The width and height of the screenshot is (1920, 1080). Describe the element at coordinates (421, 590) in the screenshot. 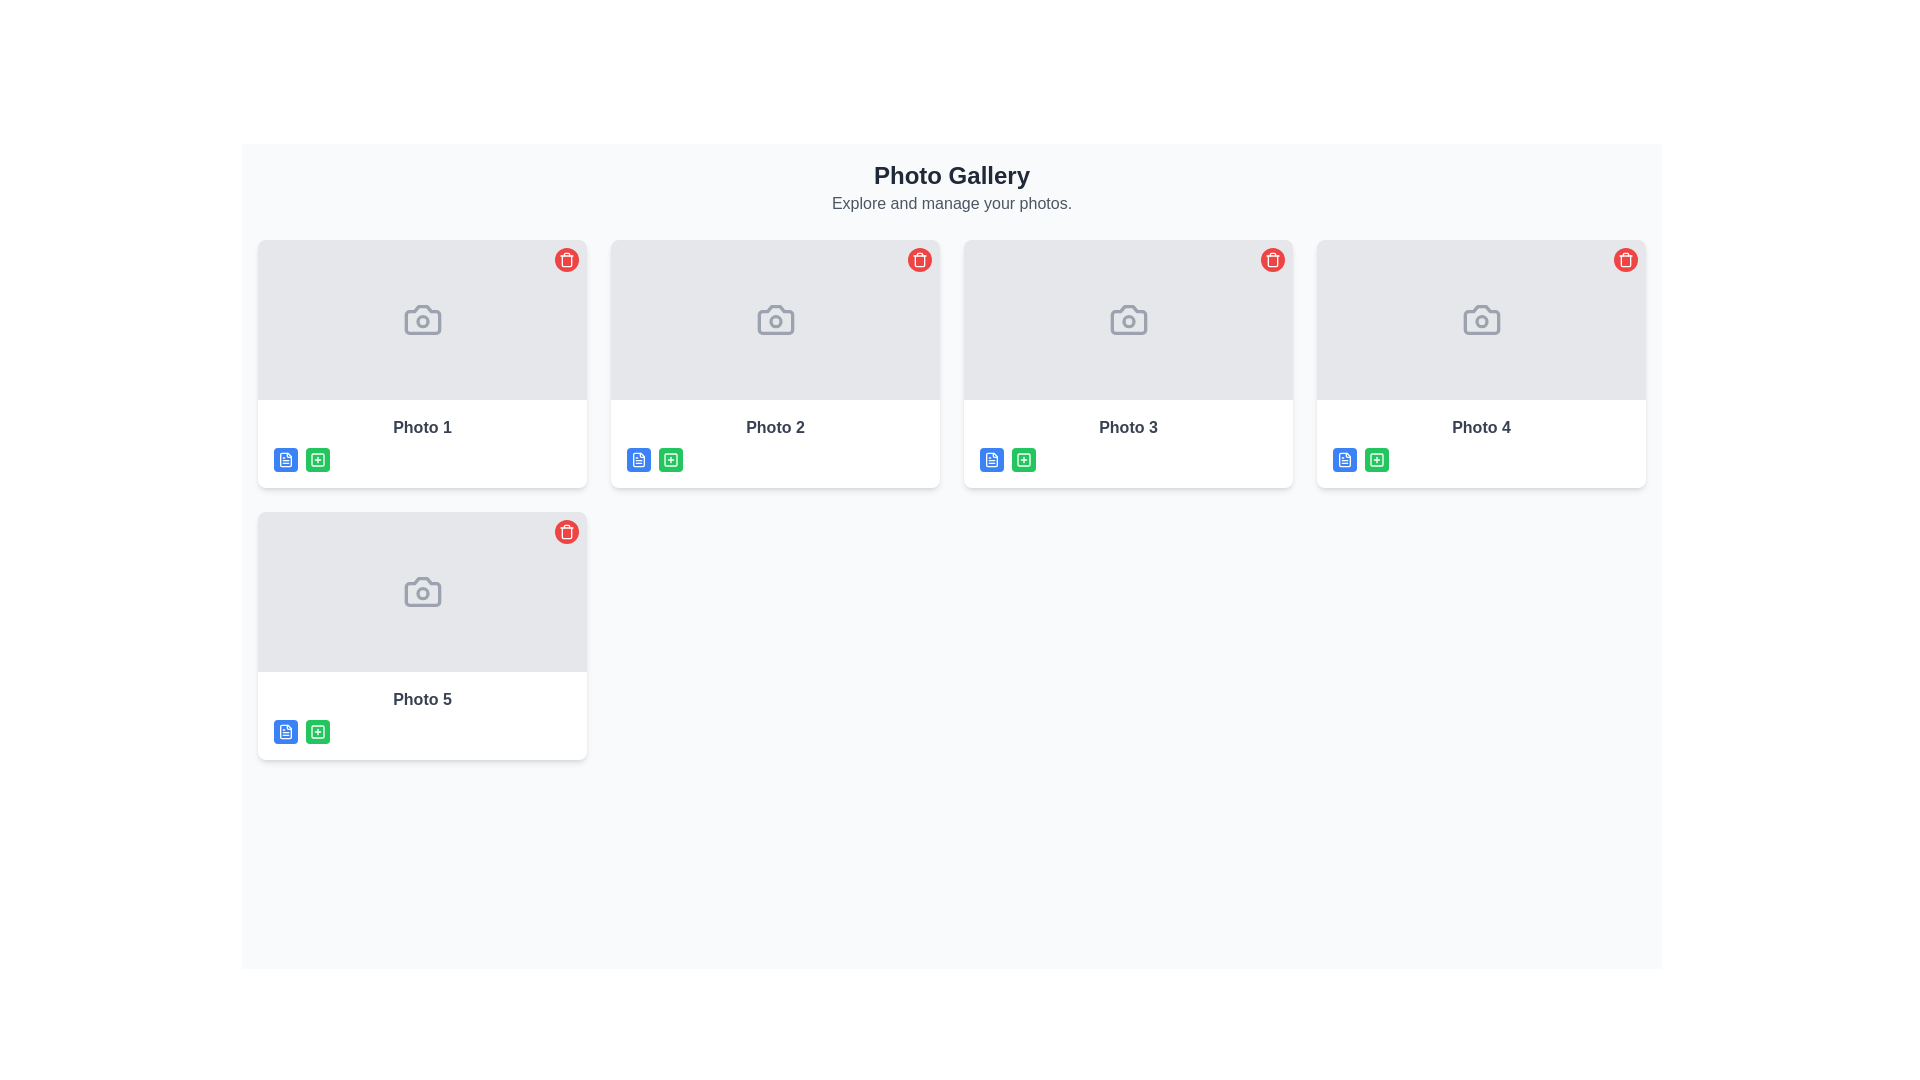

I see `the image placeholder or camera icon with indicator located at the top section of the card labeled 'Photo 5'` at that location.